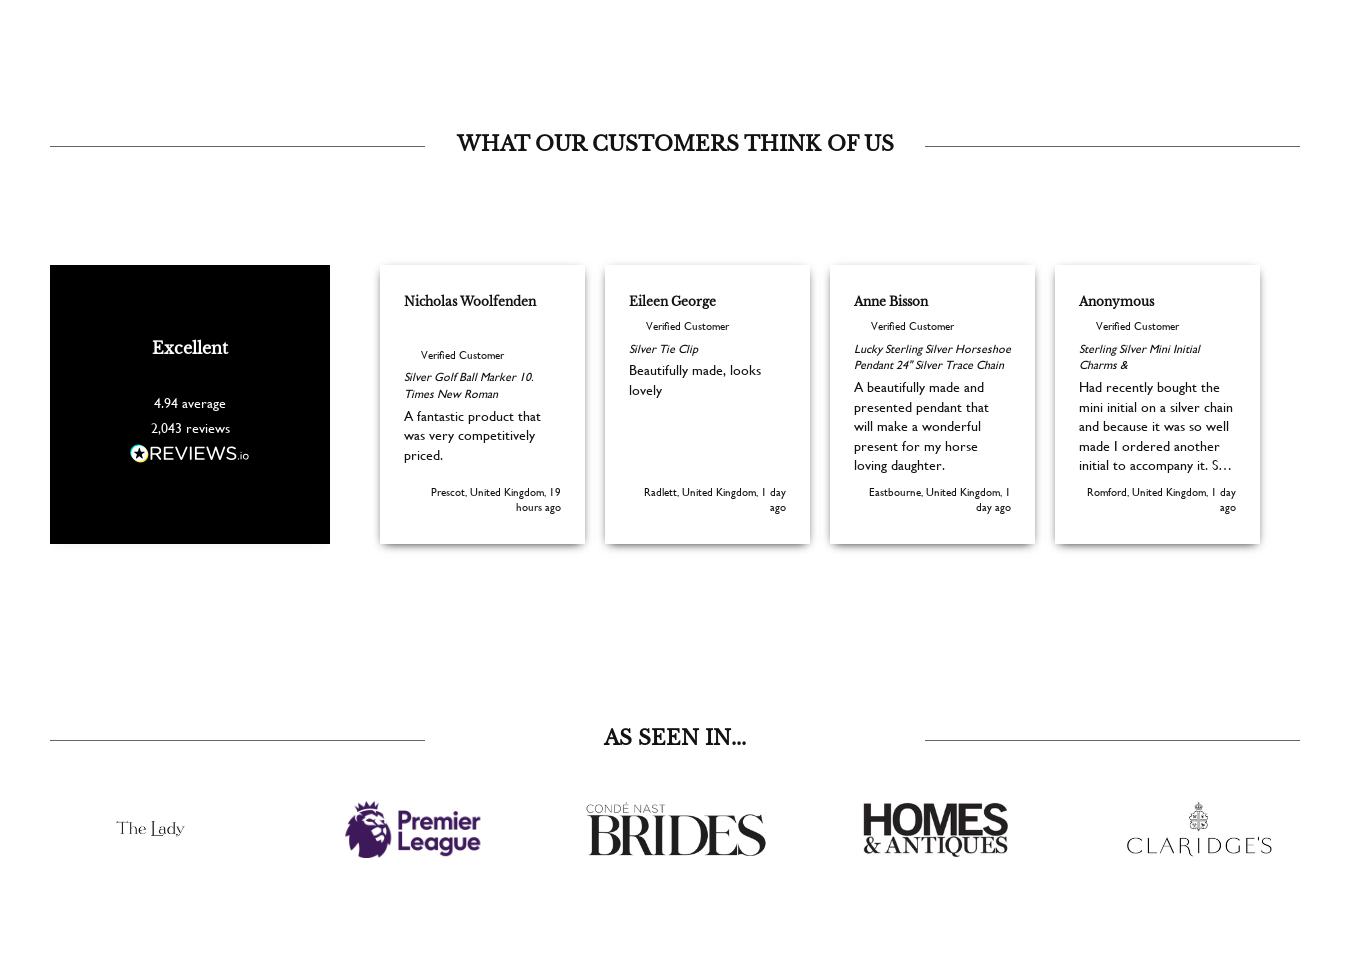 Image resolution: width=1350 pixels, height=966 pixels. What do you see at coordinates (1138, 385) in the screenshot?
I see `'Sterling Silver Mini Initial Charms &'` at bounding box center [1138, 385].